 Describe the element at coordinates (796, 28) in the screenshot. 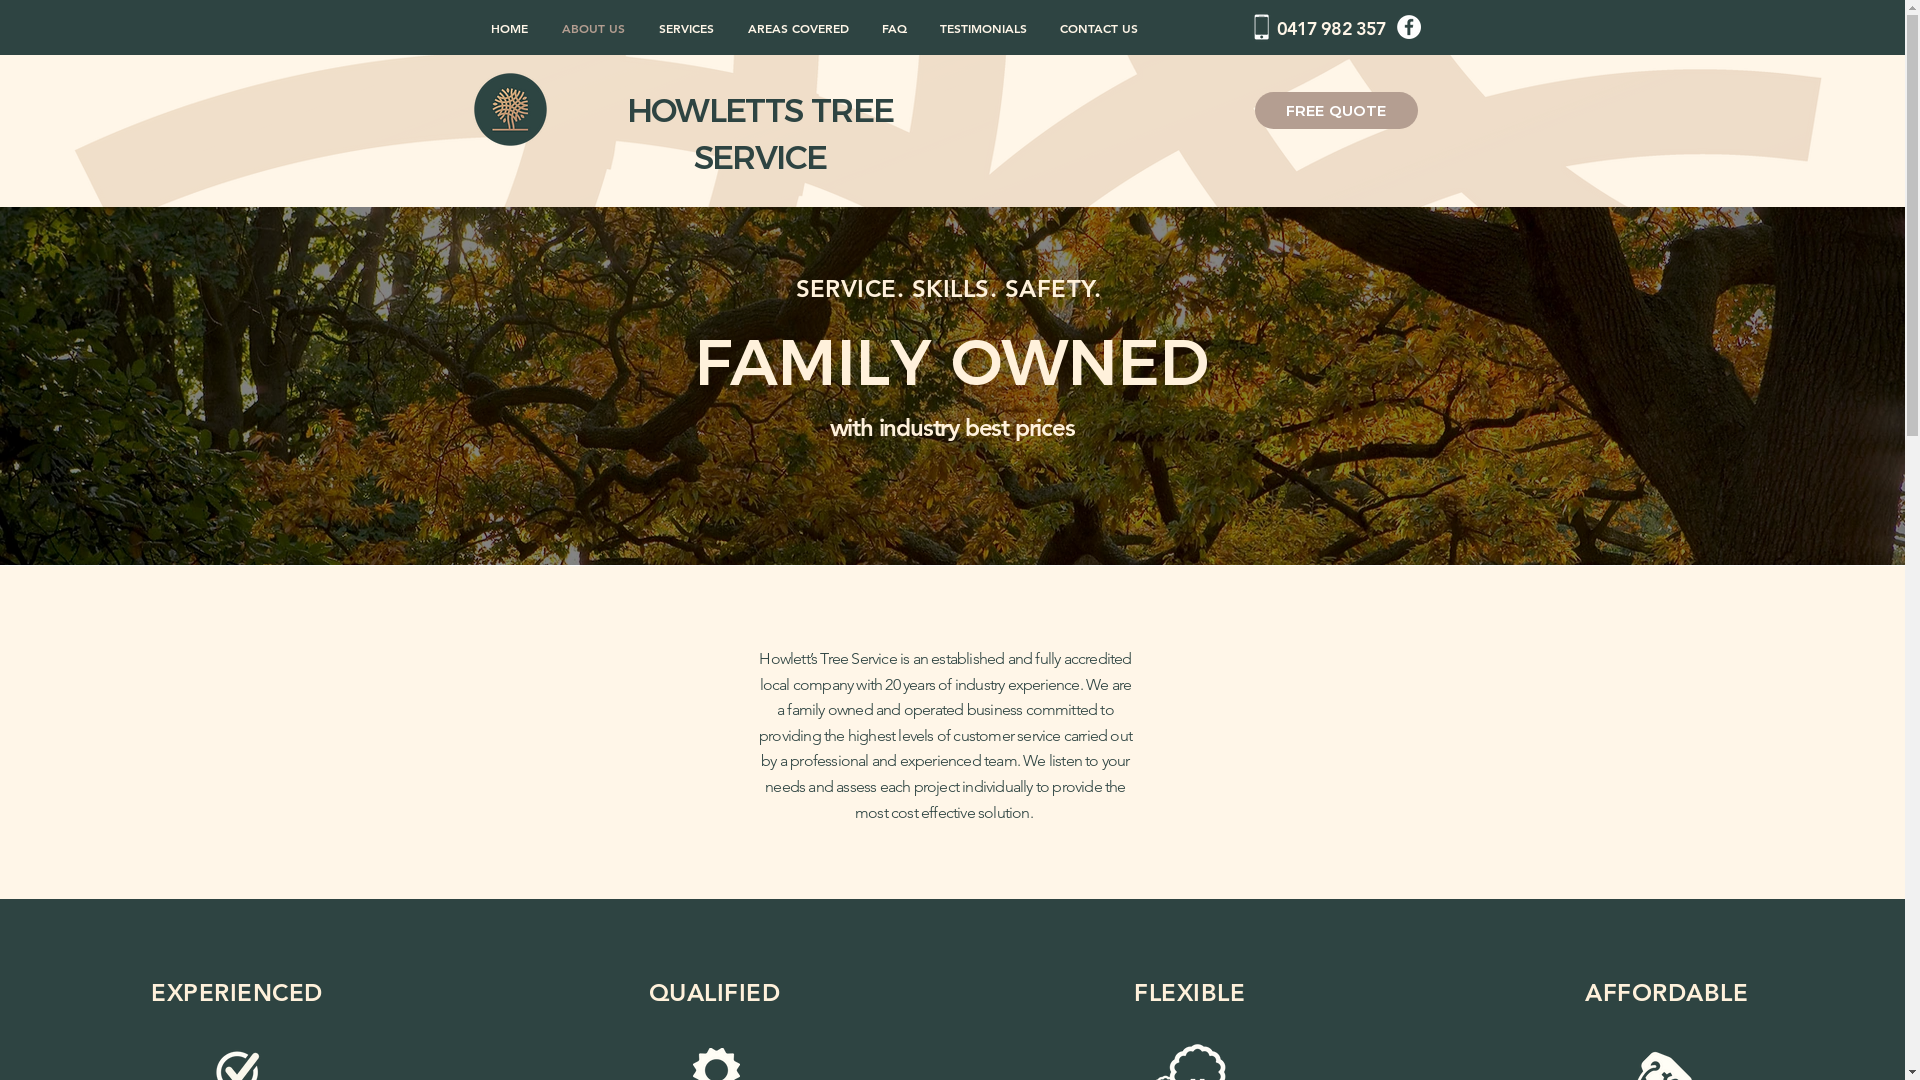

I see `'AREAS COVERED'` at that location.